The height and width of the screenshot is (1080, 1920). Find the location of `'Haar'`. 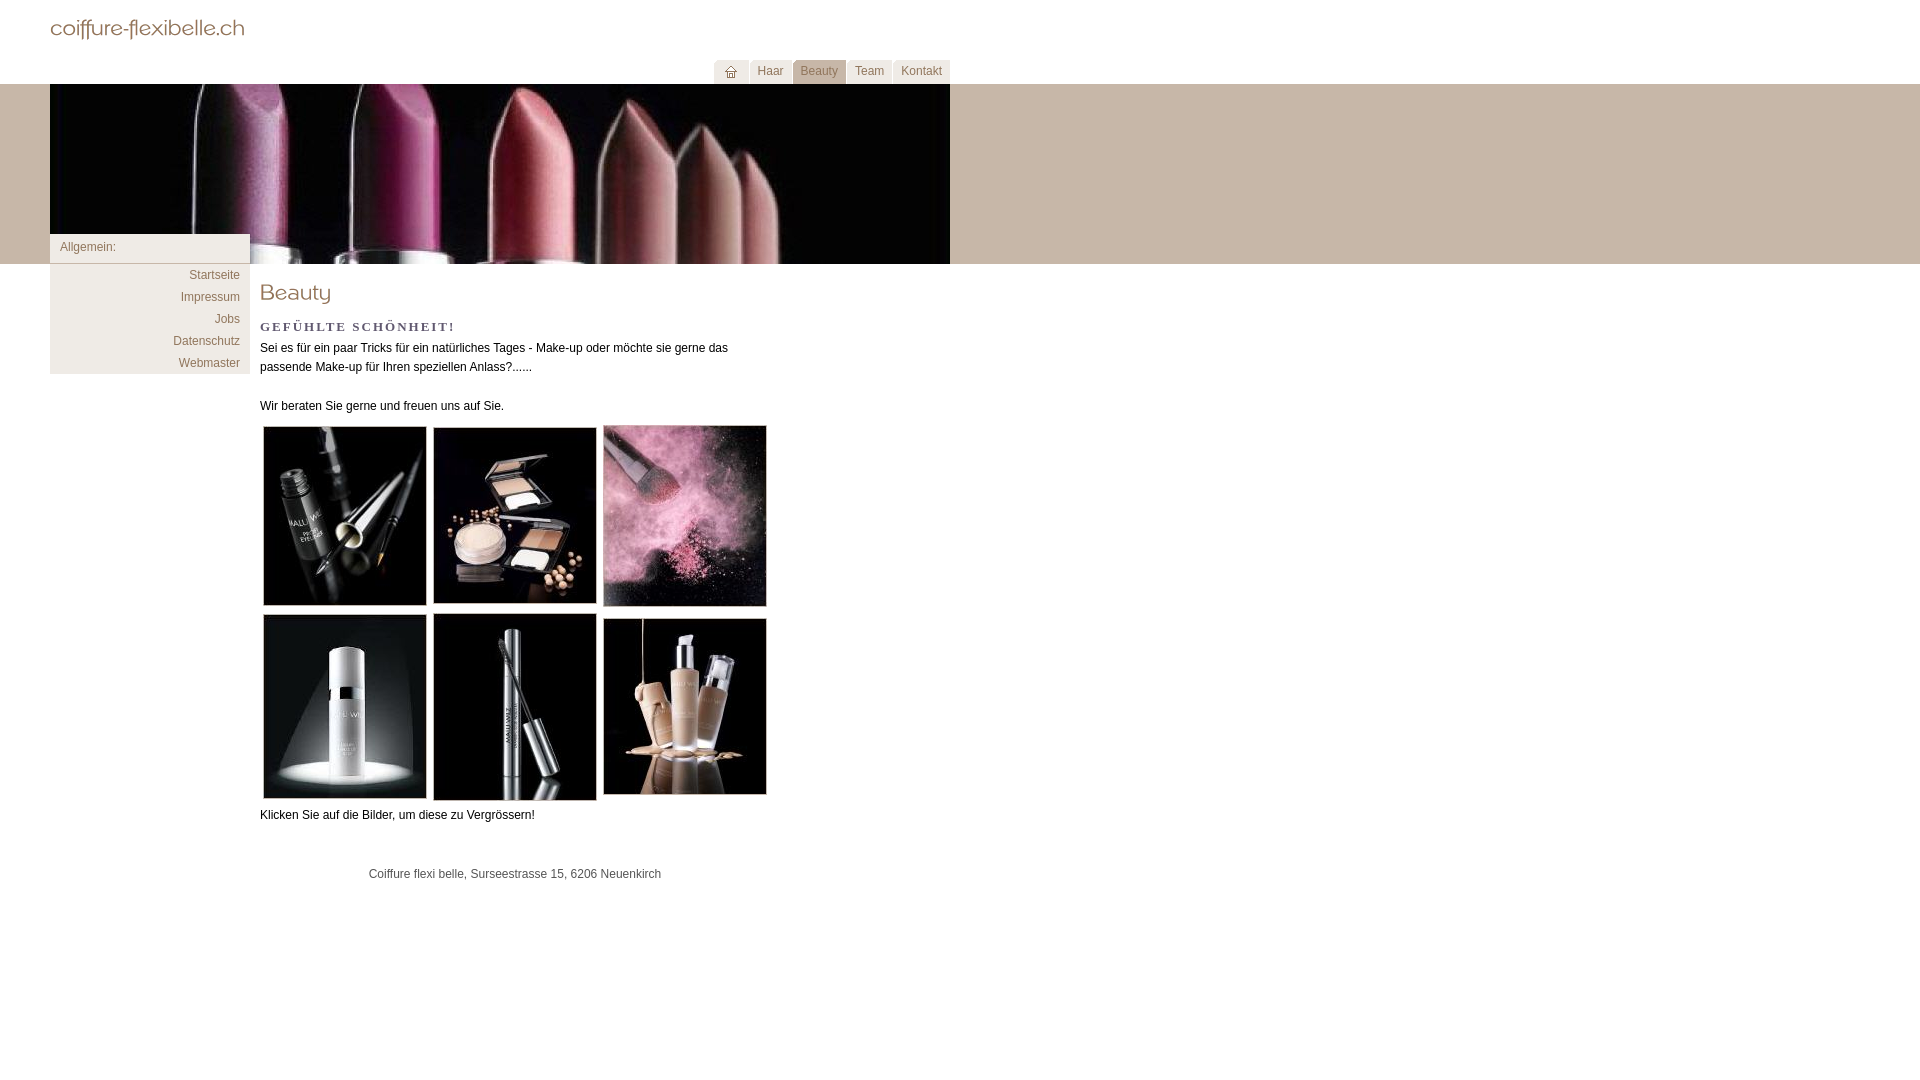

'Haar' is located at coordinates (769, 72).